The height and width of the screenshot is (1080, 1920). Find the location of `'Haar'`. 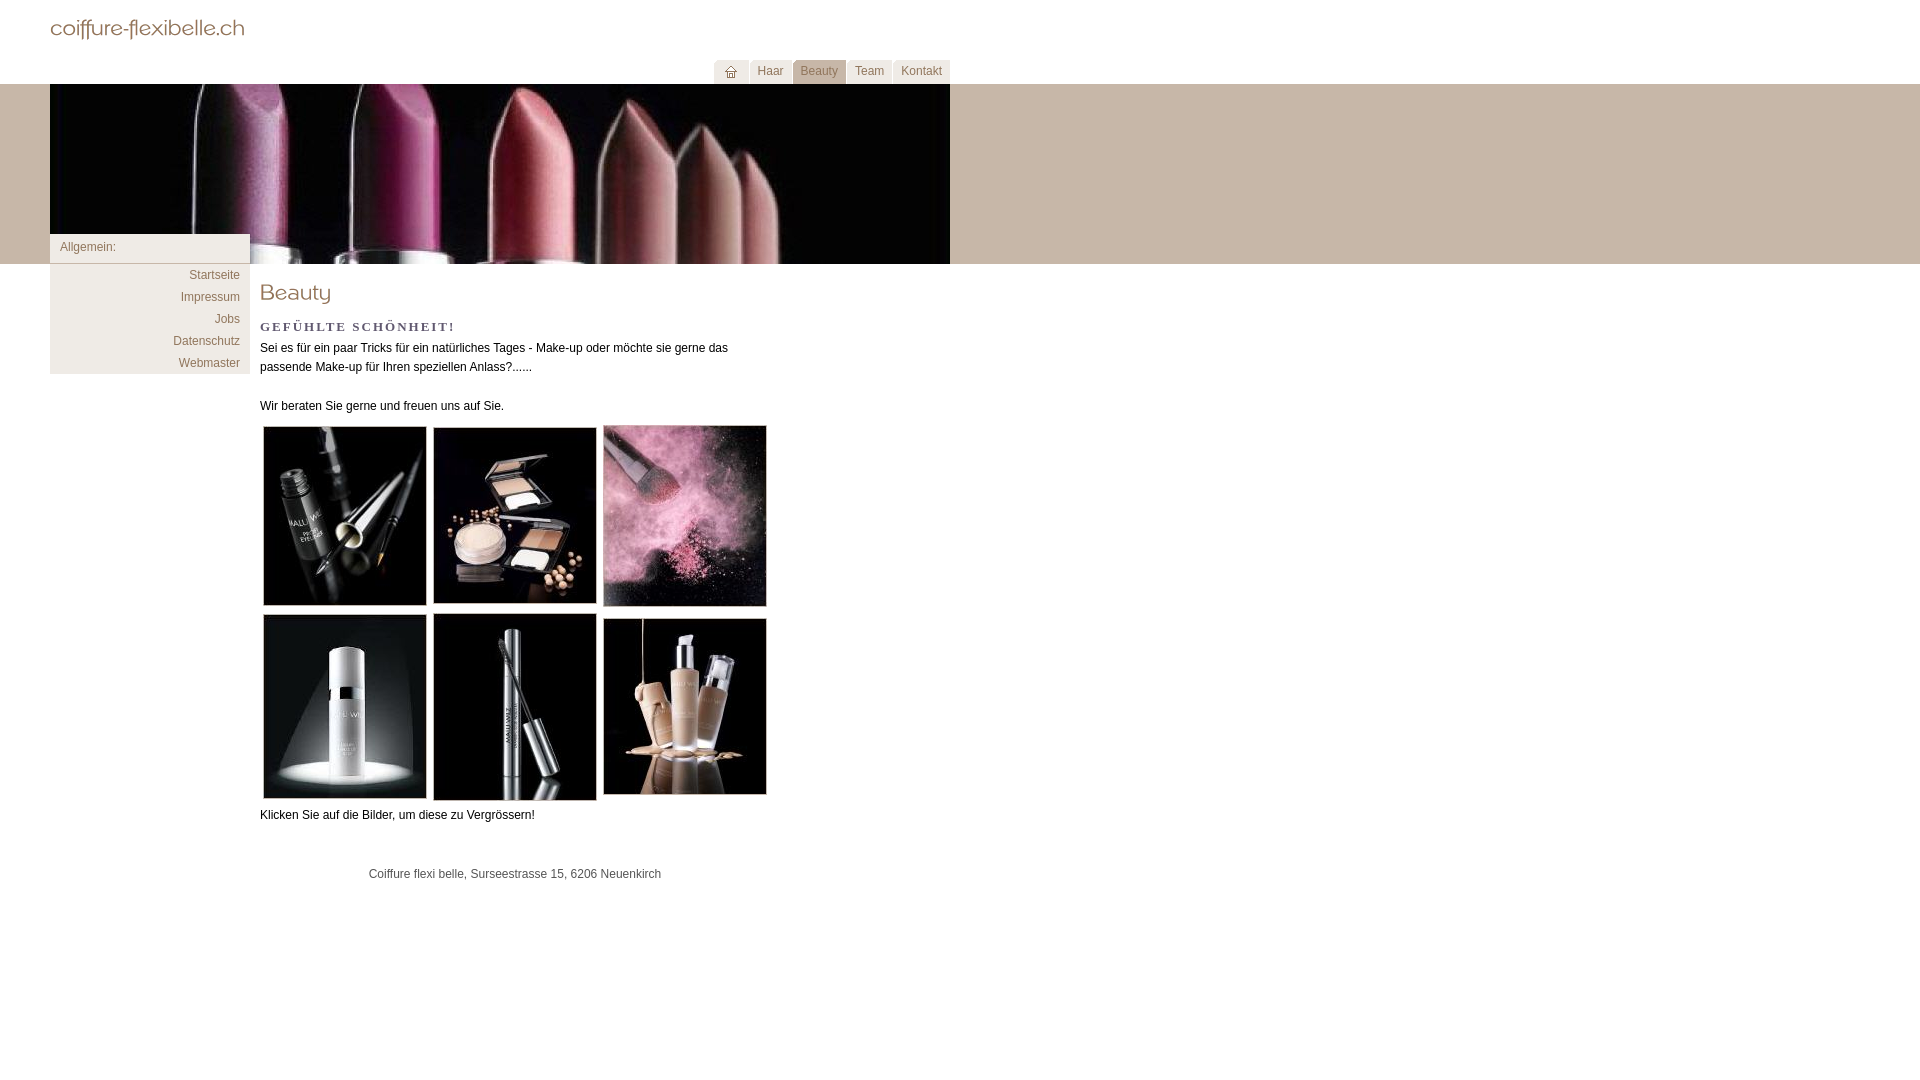

'Haar' is located at coordinates (769, 72).